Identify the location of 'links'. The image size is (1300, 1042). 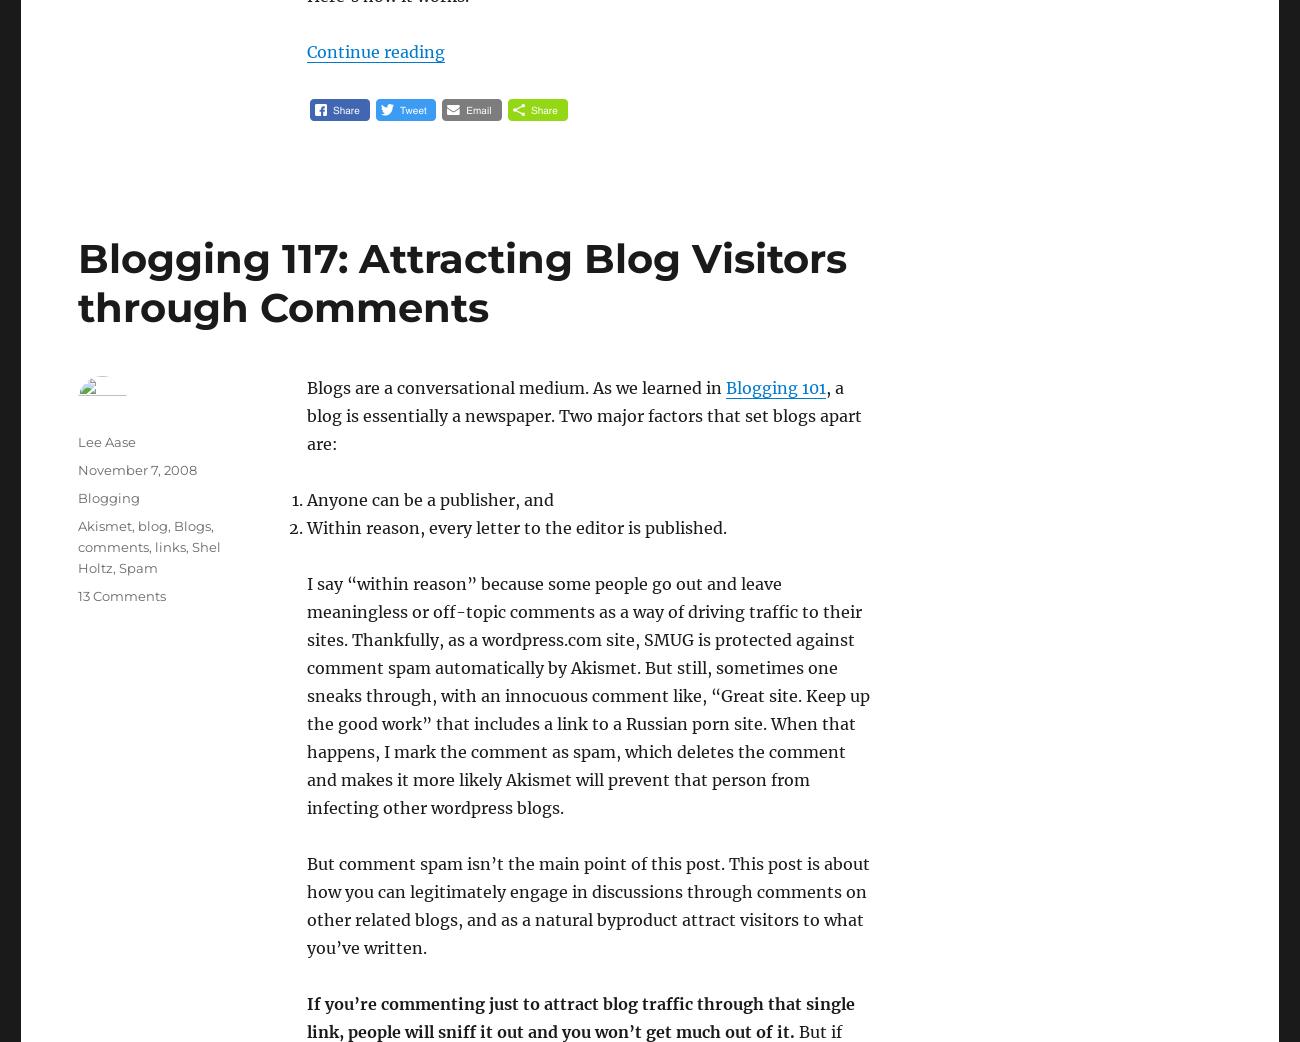
(170, 546).